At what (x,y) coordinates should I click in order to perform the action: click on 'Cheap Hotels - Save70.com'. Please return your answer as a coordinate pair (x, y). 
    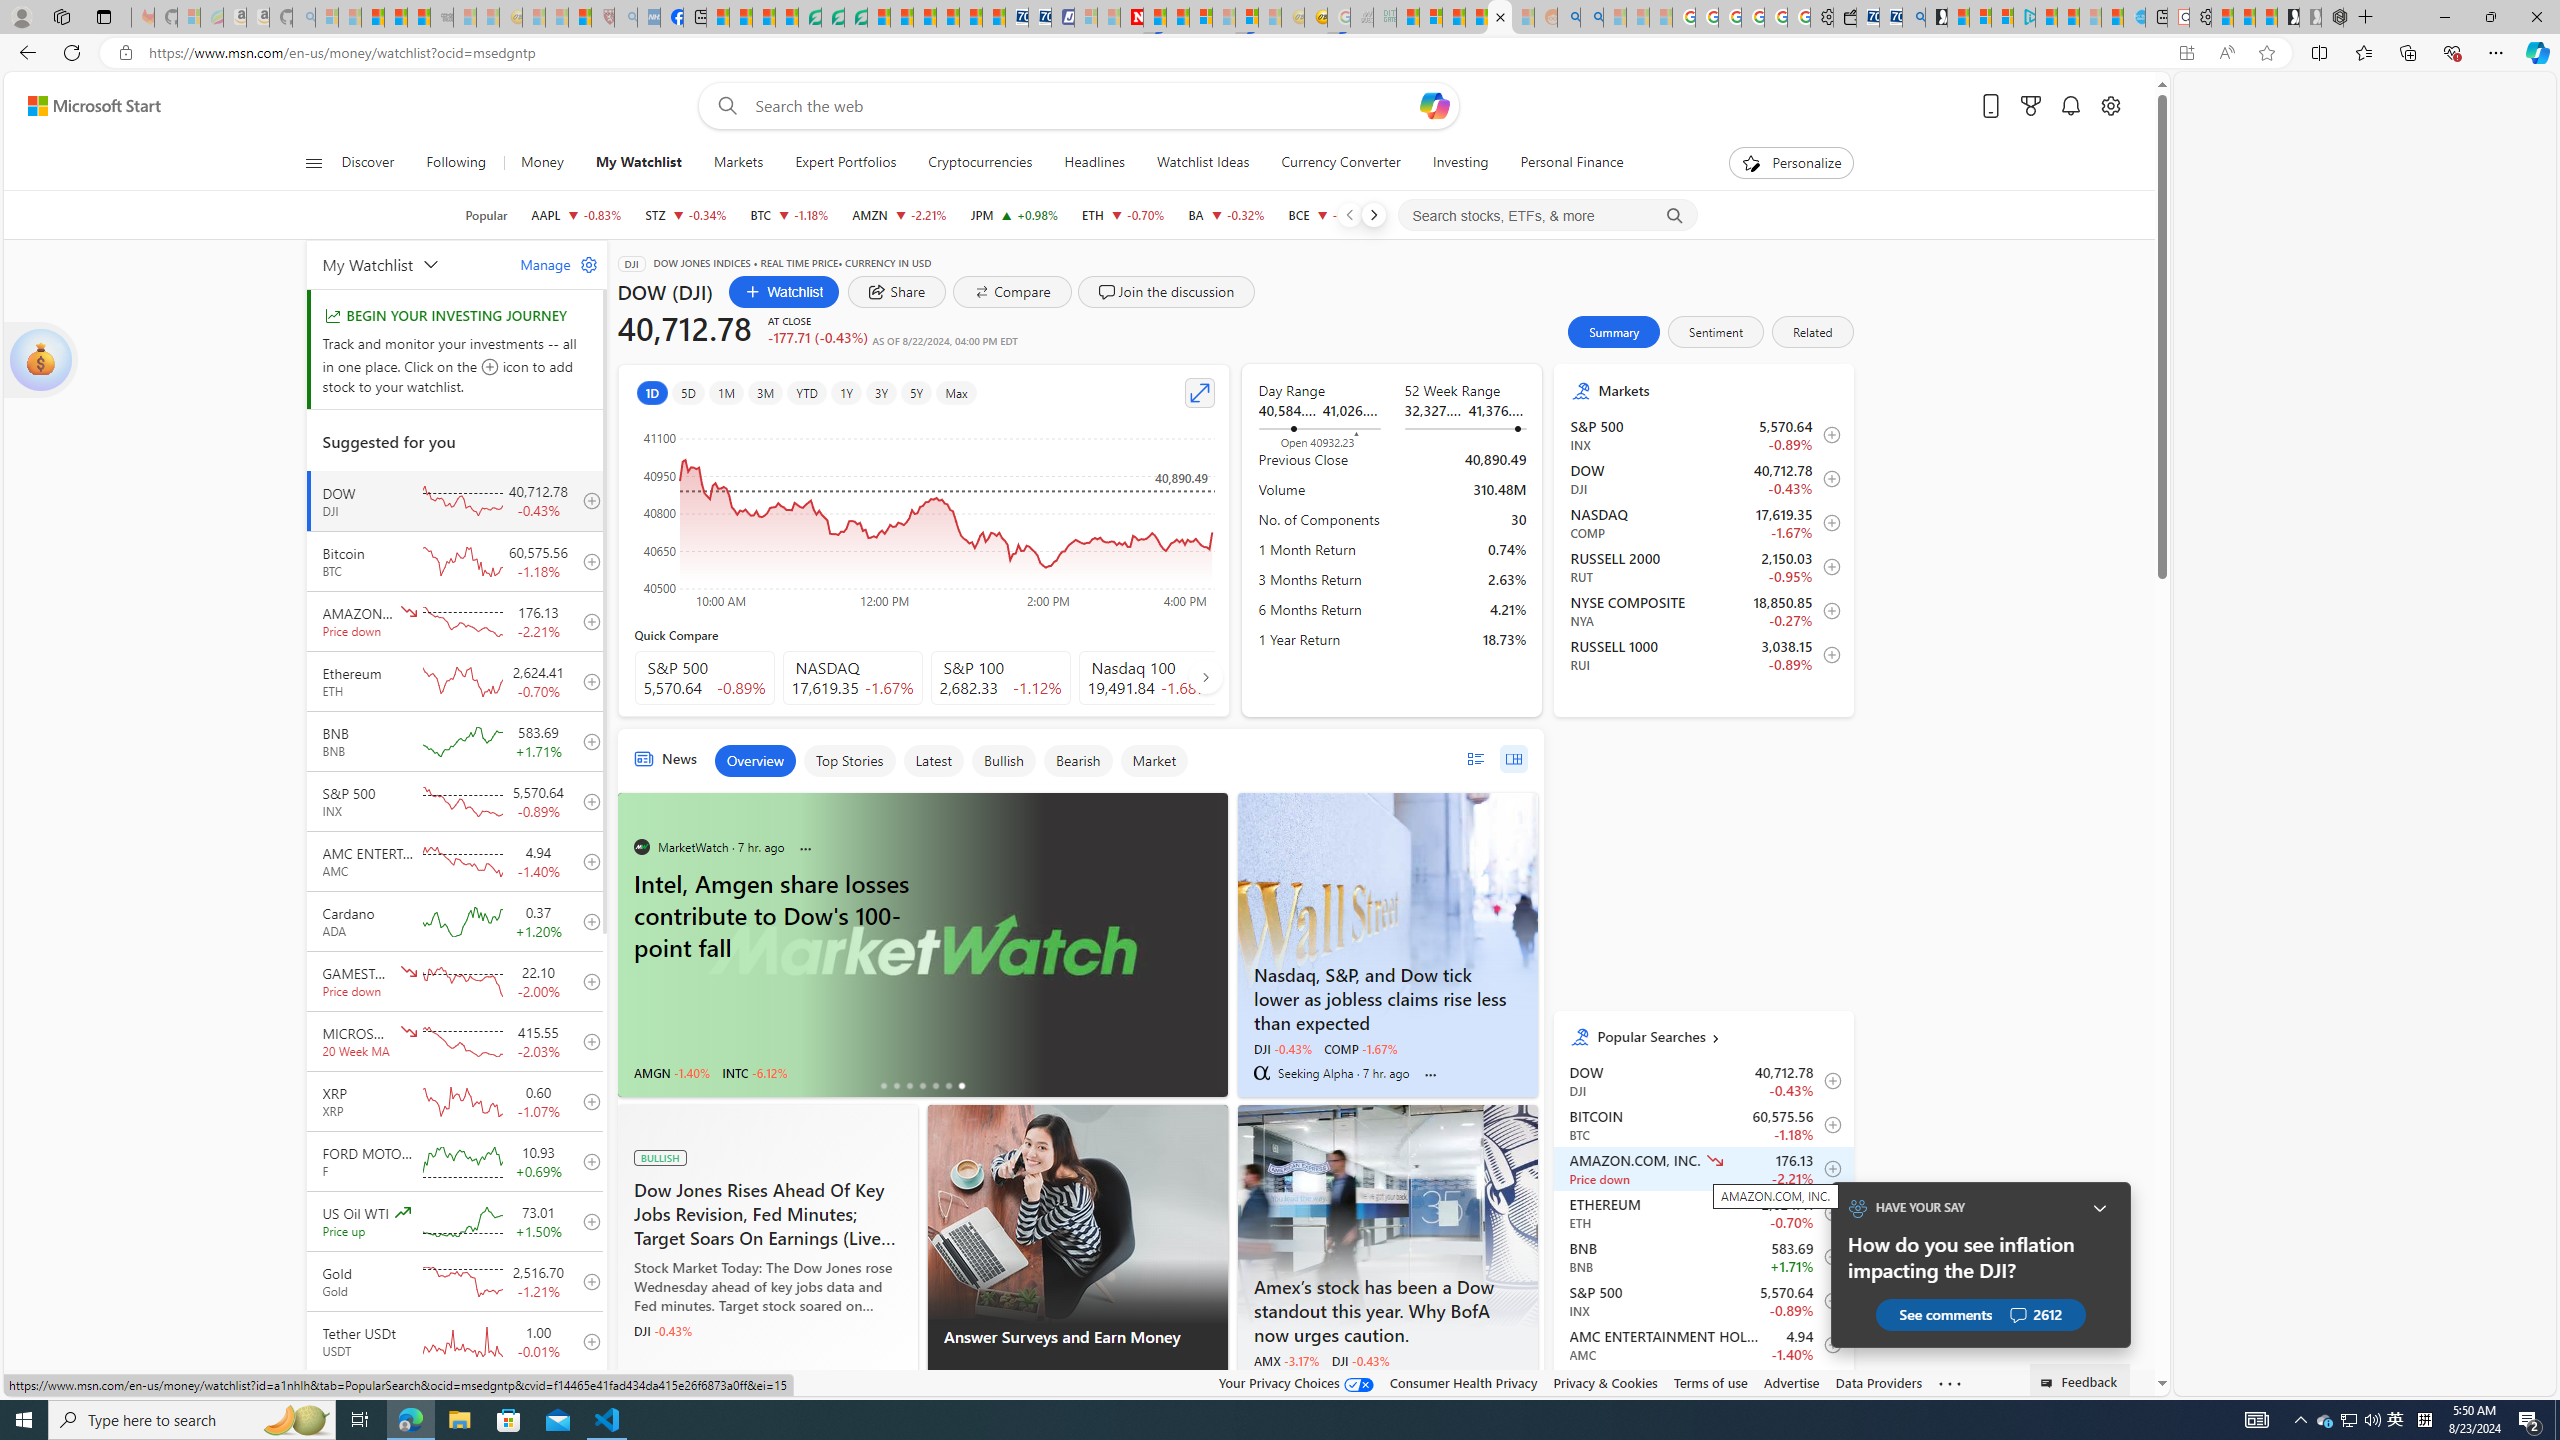
    Looking at the image, I should click on (1039, 16).